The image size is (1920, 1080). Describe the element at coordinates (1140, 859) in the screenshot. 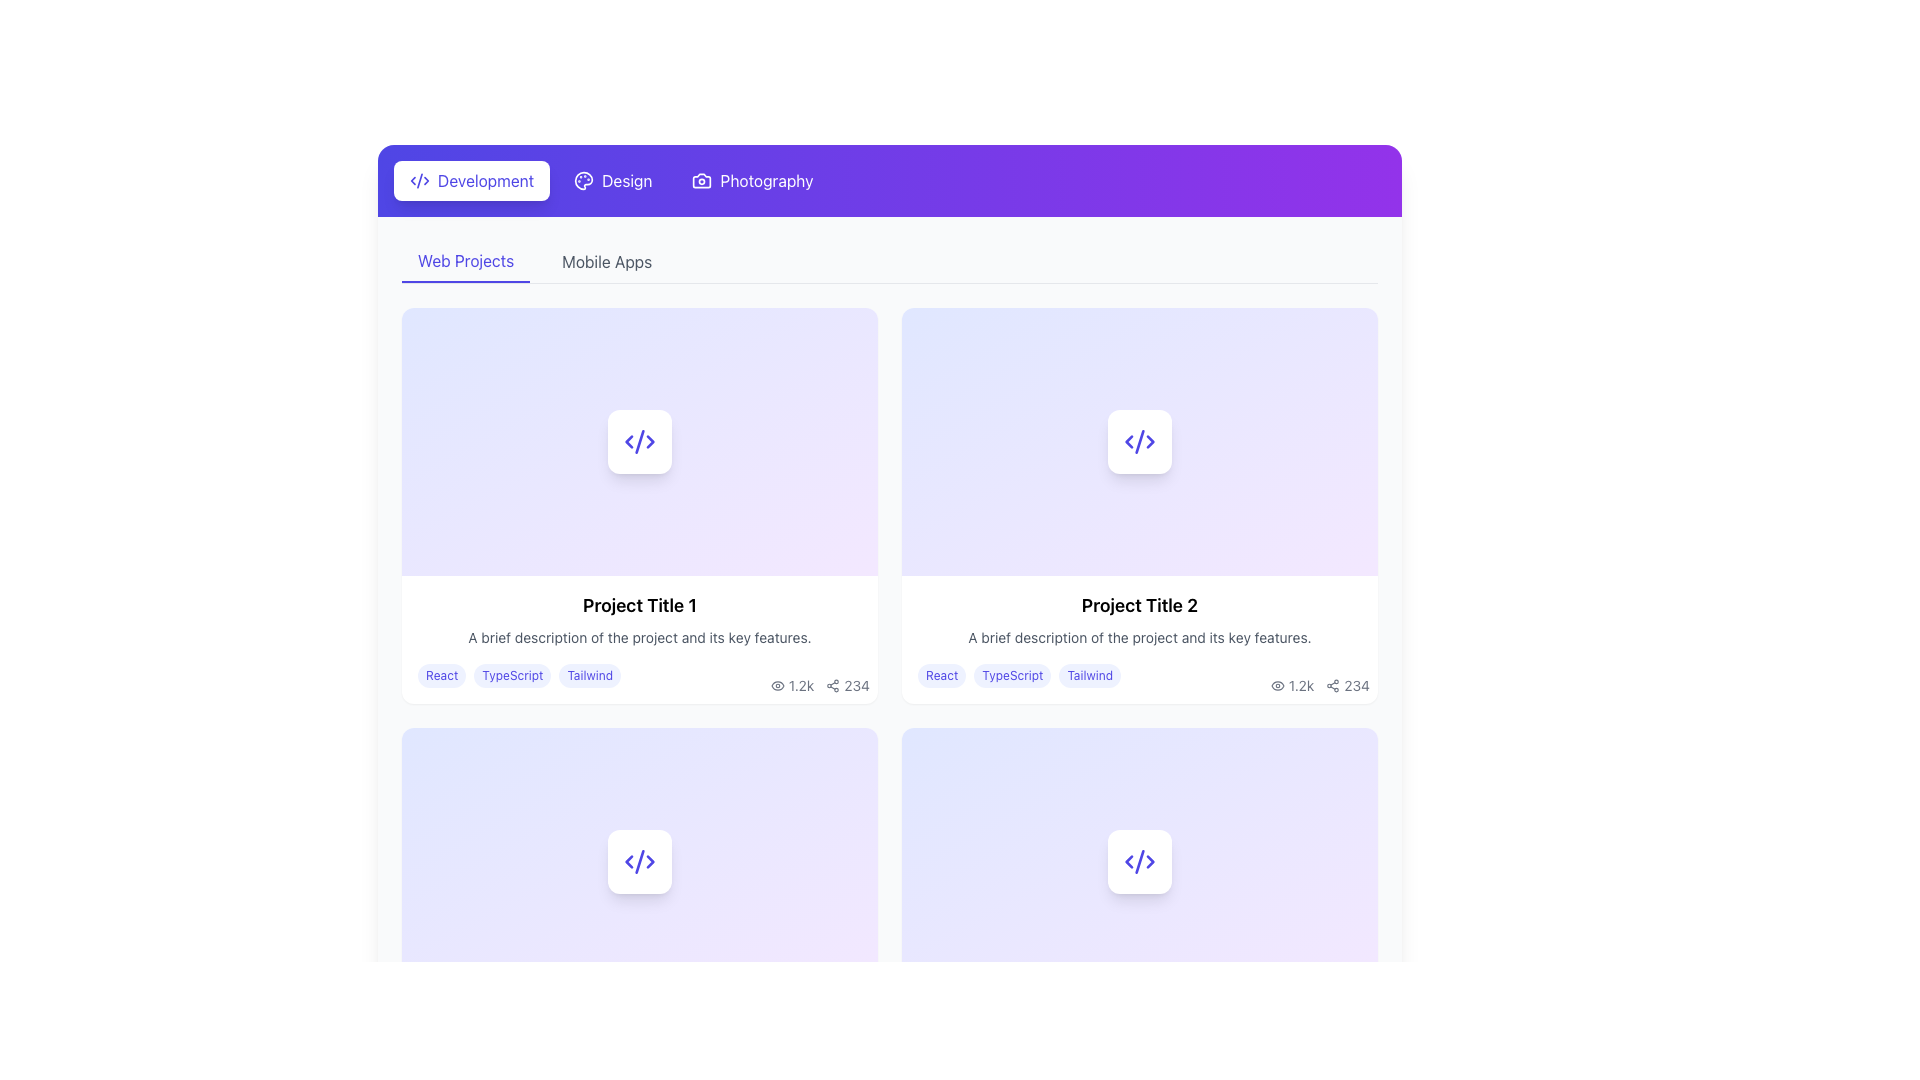

I see `the decorative icon located in the second row and second column of the grid layout, directly below the card labeled 'Project Title 2'` at that location.